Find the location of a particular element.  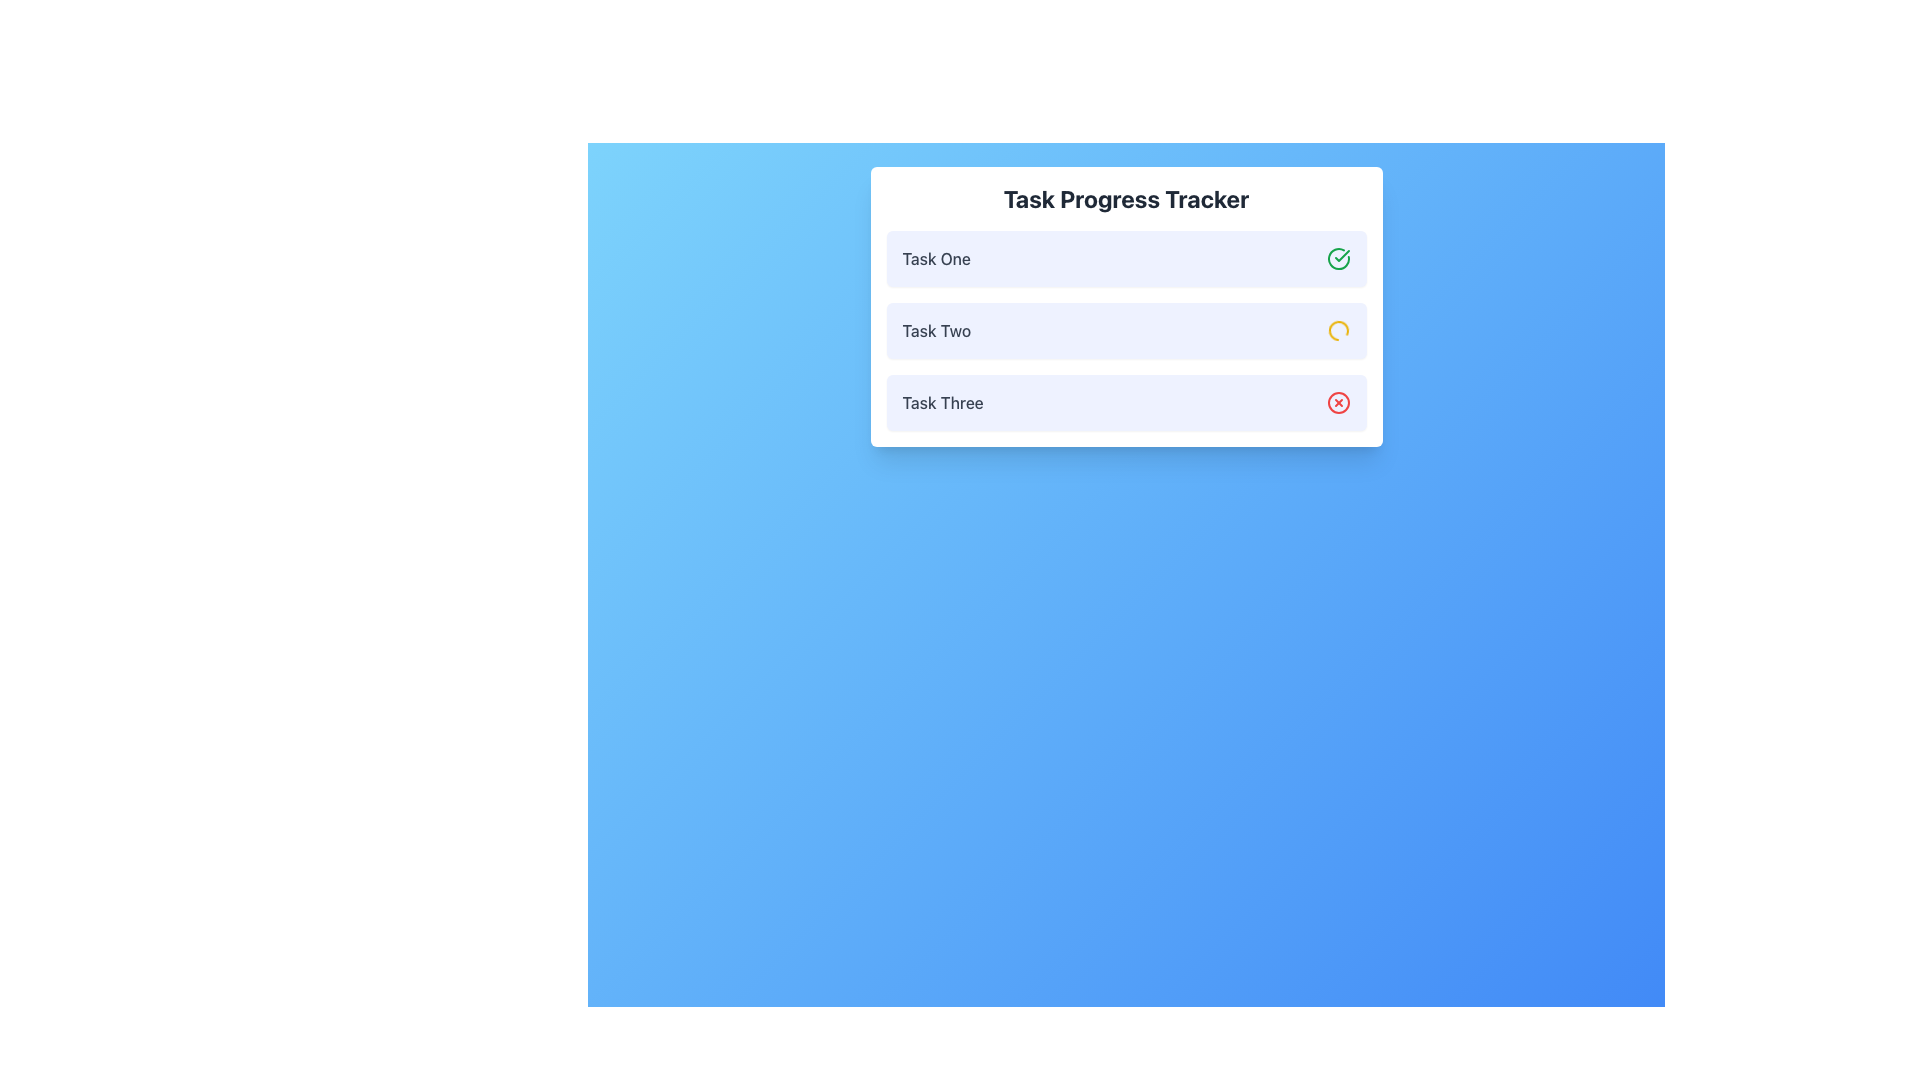

the yellow spinning icon indicating the status of the task entry labeled 'Task Two' in the task tracker is located at coordinates (1126, 330).